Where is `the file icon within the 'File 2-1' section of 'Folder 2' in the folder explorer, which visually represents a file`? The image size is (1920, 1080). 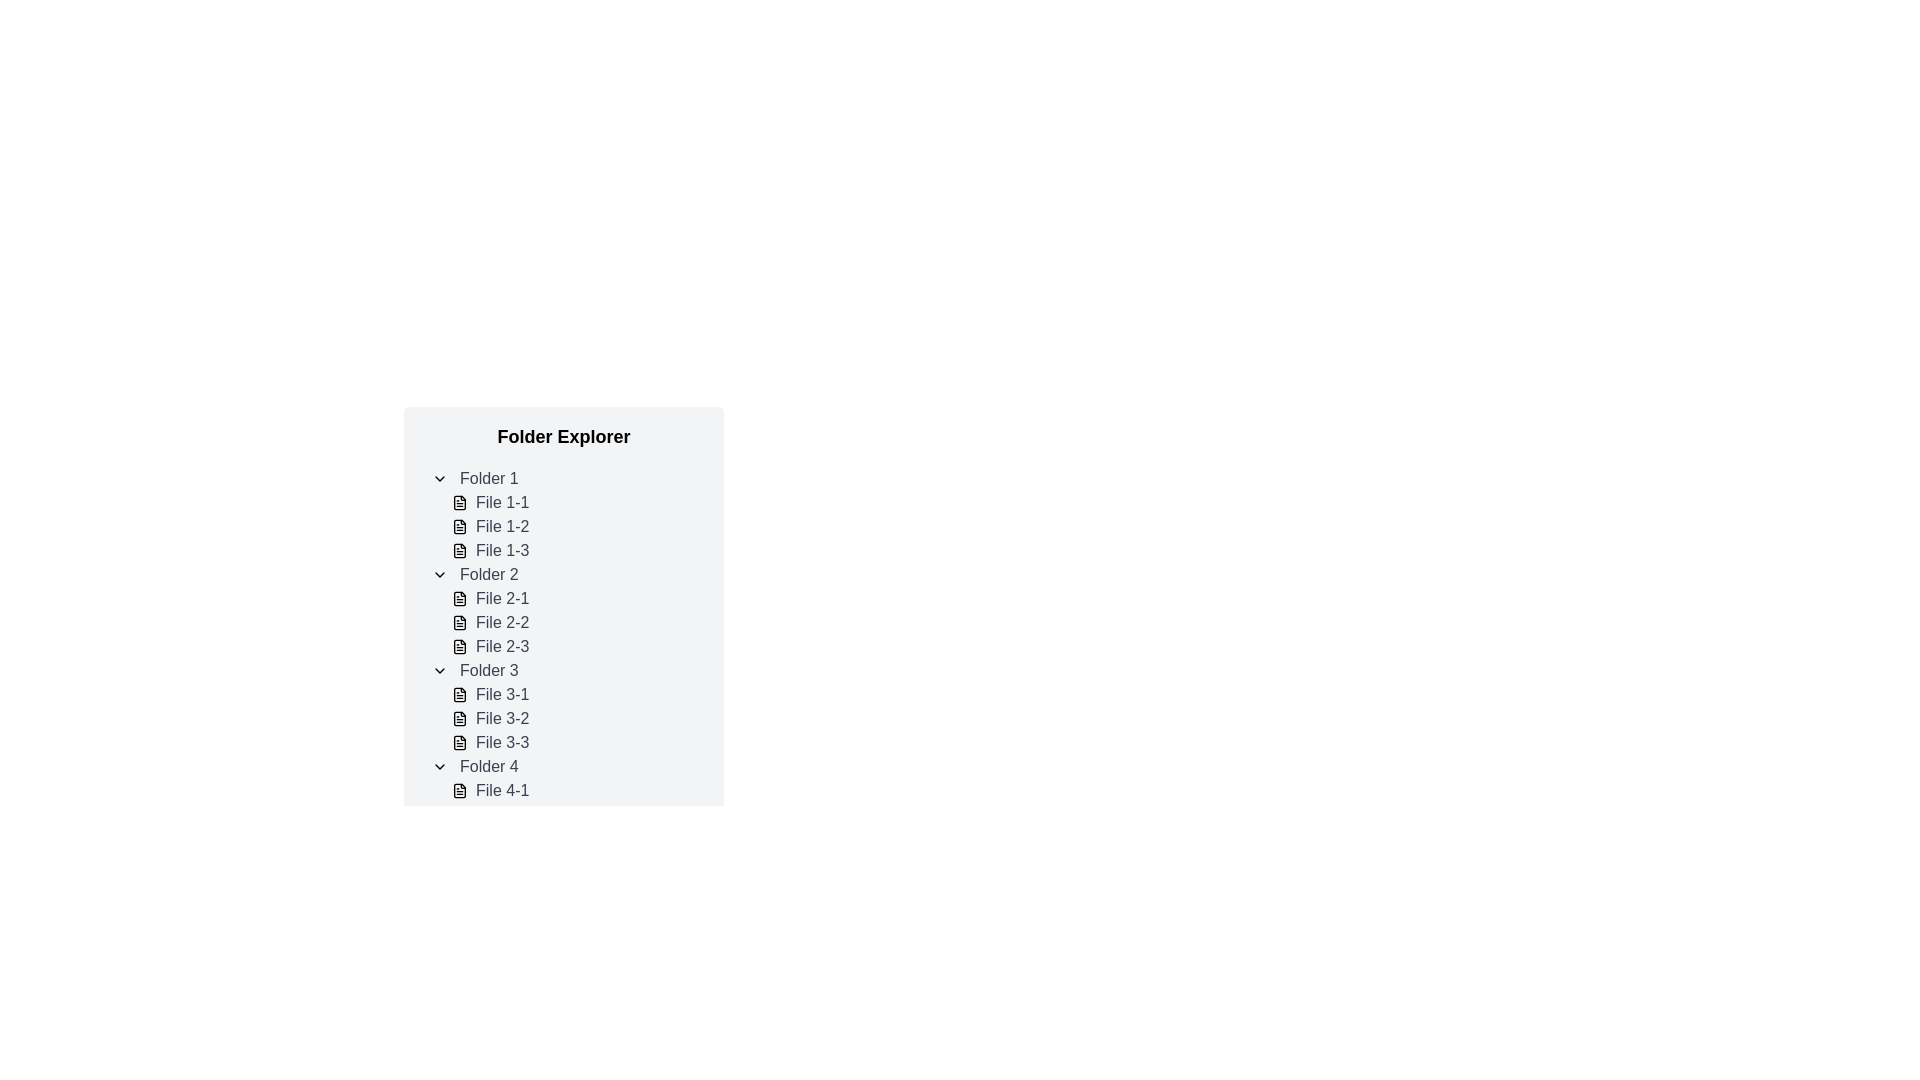 the file icon within the 'File 2-1' section of 'Folder 2' in the folder explorer, which visually represents a file is located at coordinates (459, 597).